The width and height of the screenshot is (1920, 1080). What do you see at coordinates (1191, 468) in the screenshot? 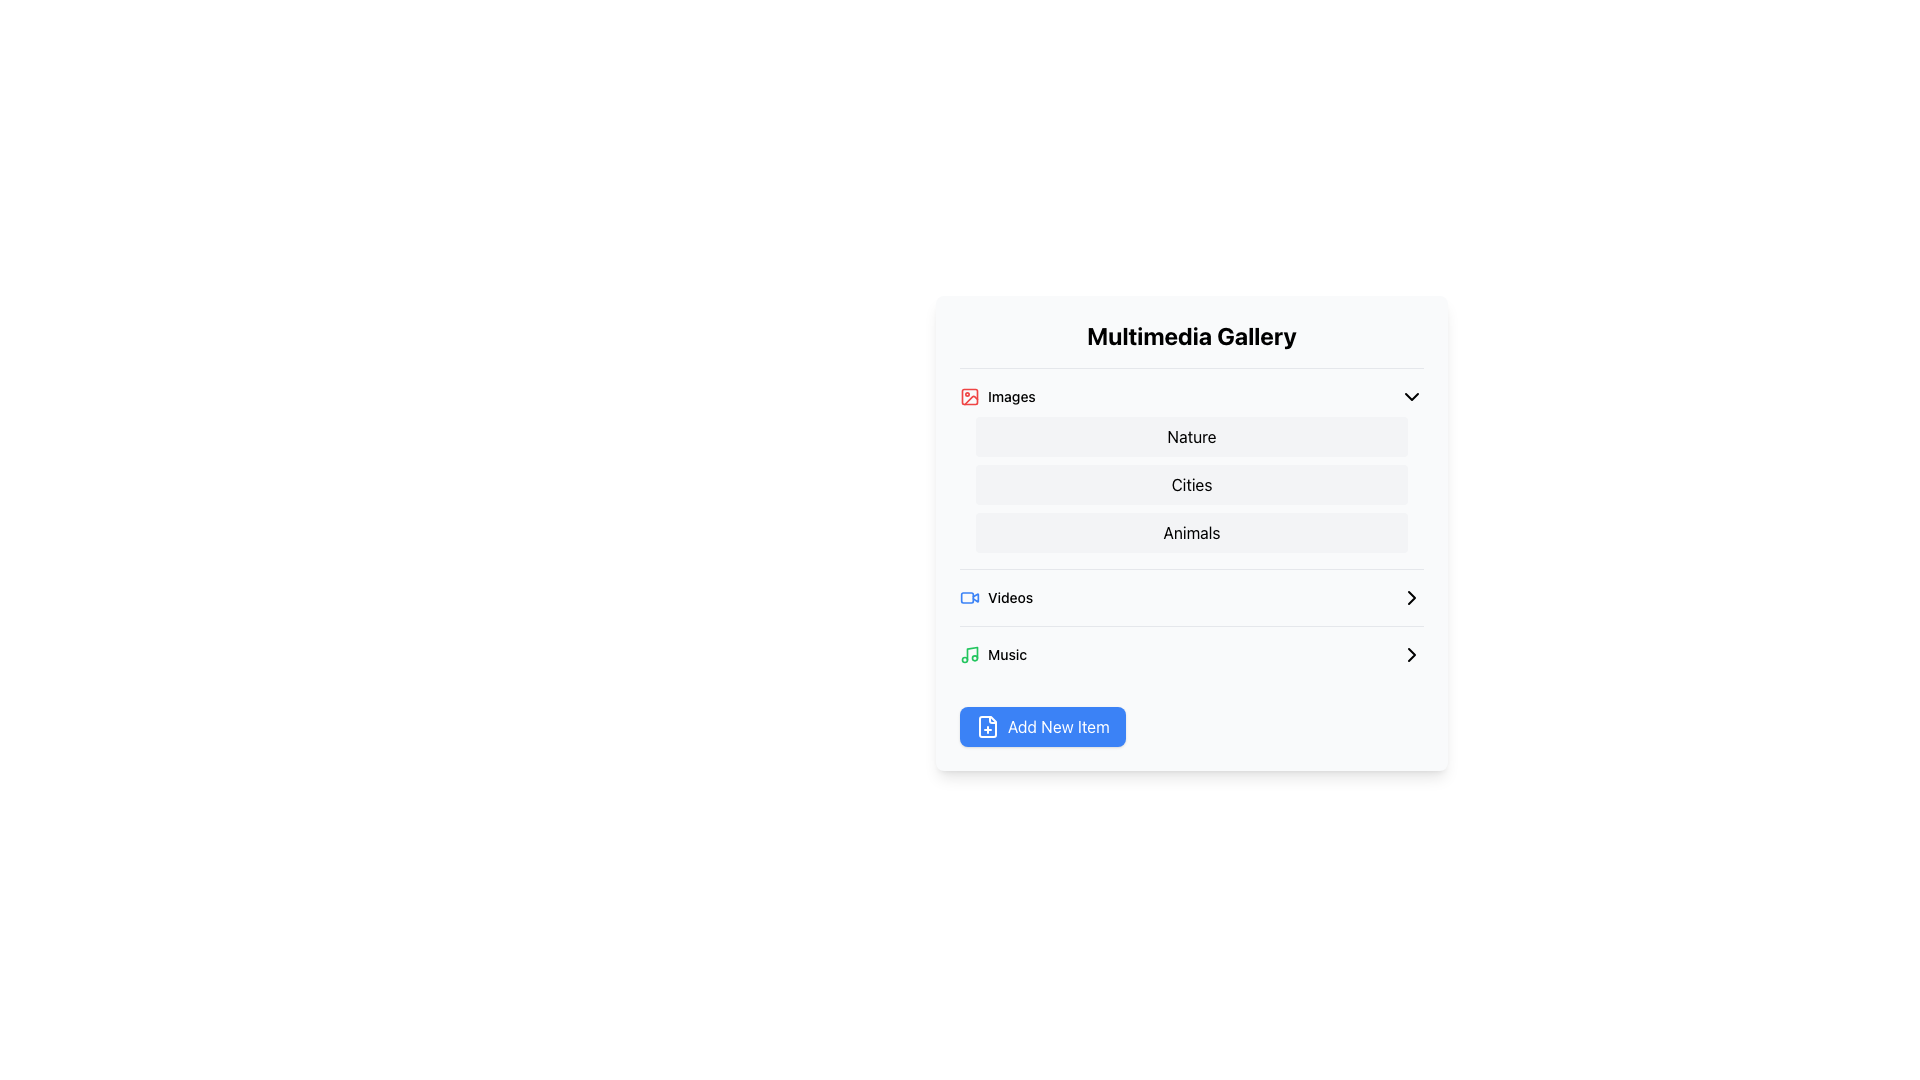
I see `the 'Cities' option in the Dropdown menu located underneath the 'Multimedia Gallery' title, which provides options related to the 'Images' category` at bounding box center [1191, 468].